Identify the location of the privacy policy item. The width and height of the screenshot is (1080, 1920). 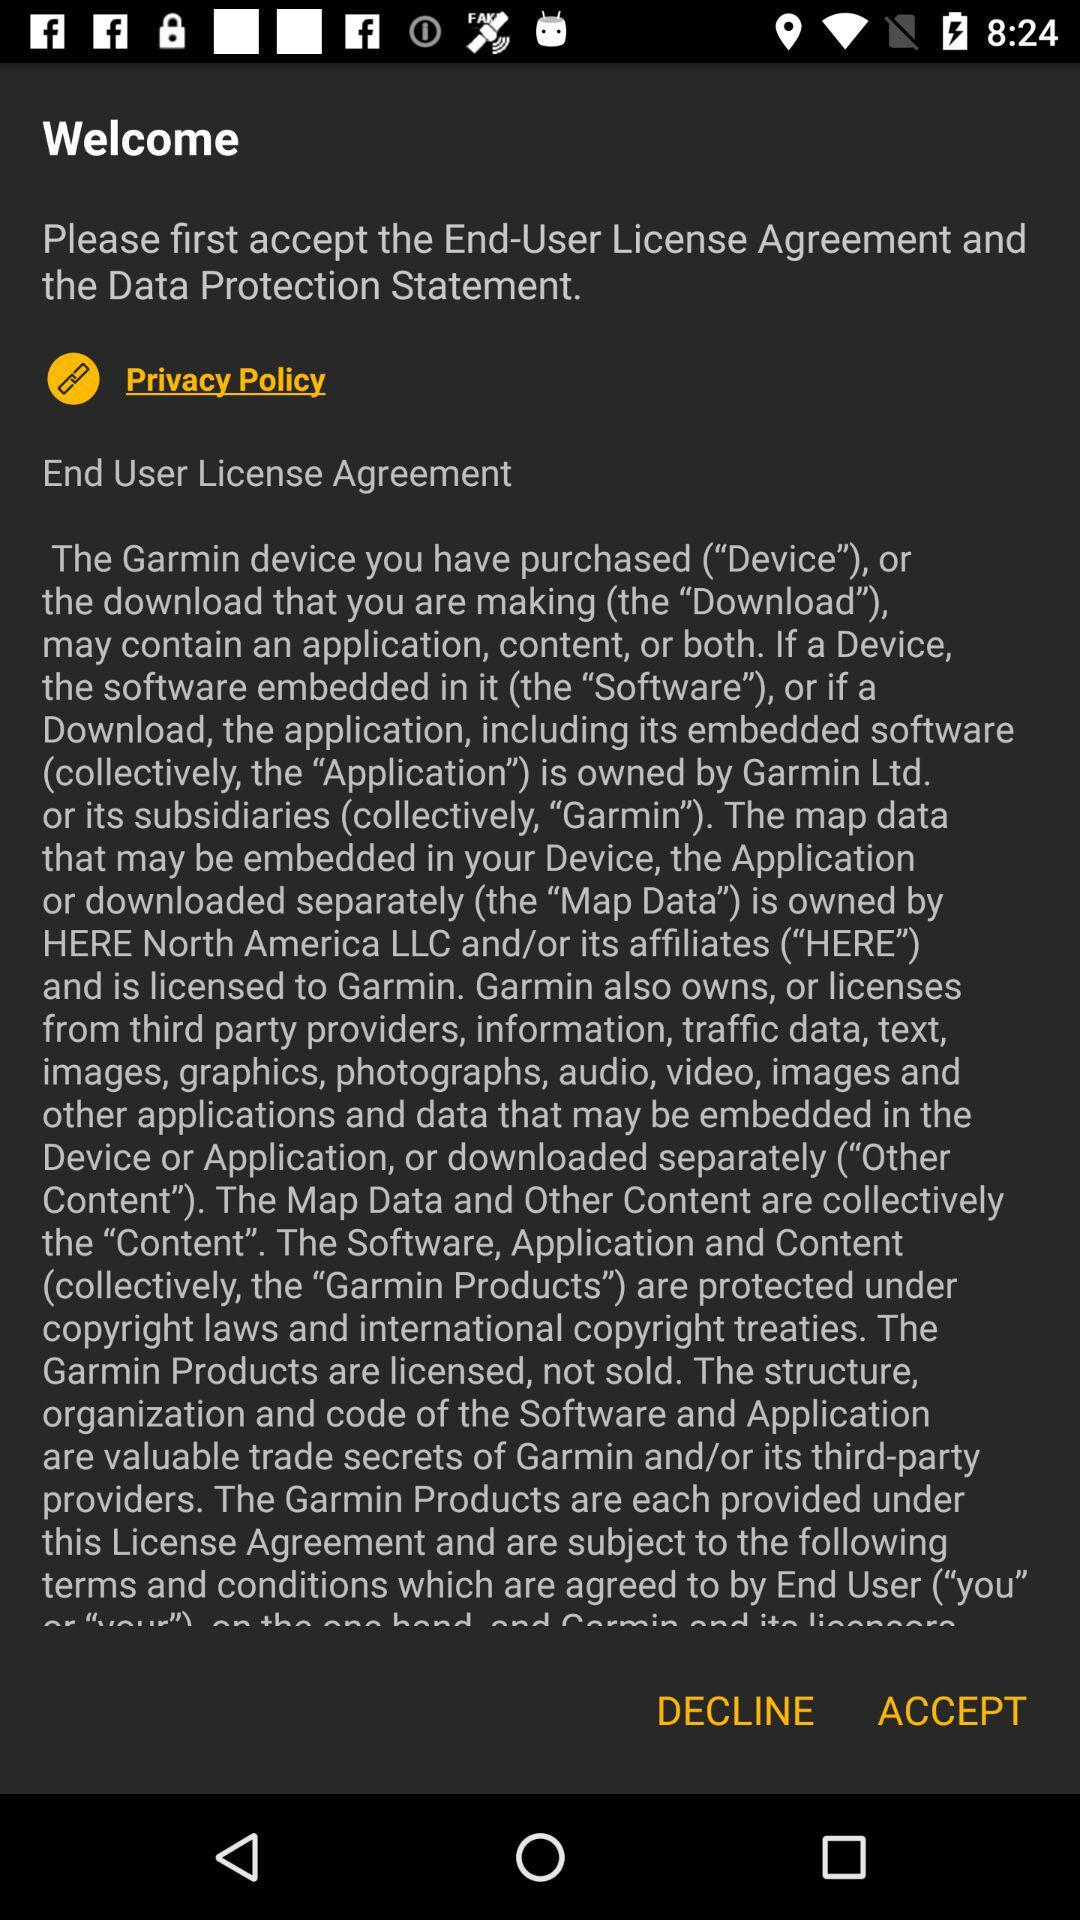
(582, 378).